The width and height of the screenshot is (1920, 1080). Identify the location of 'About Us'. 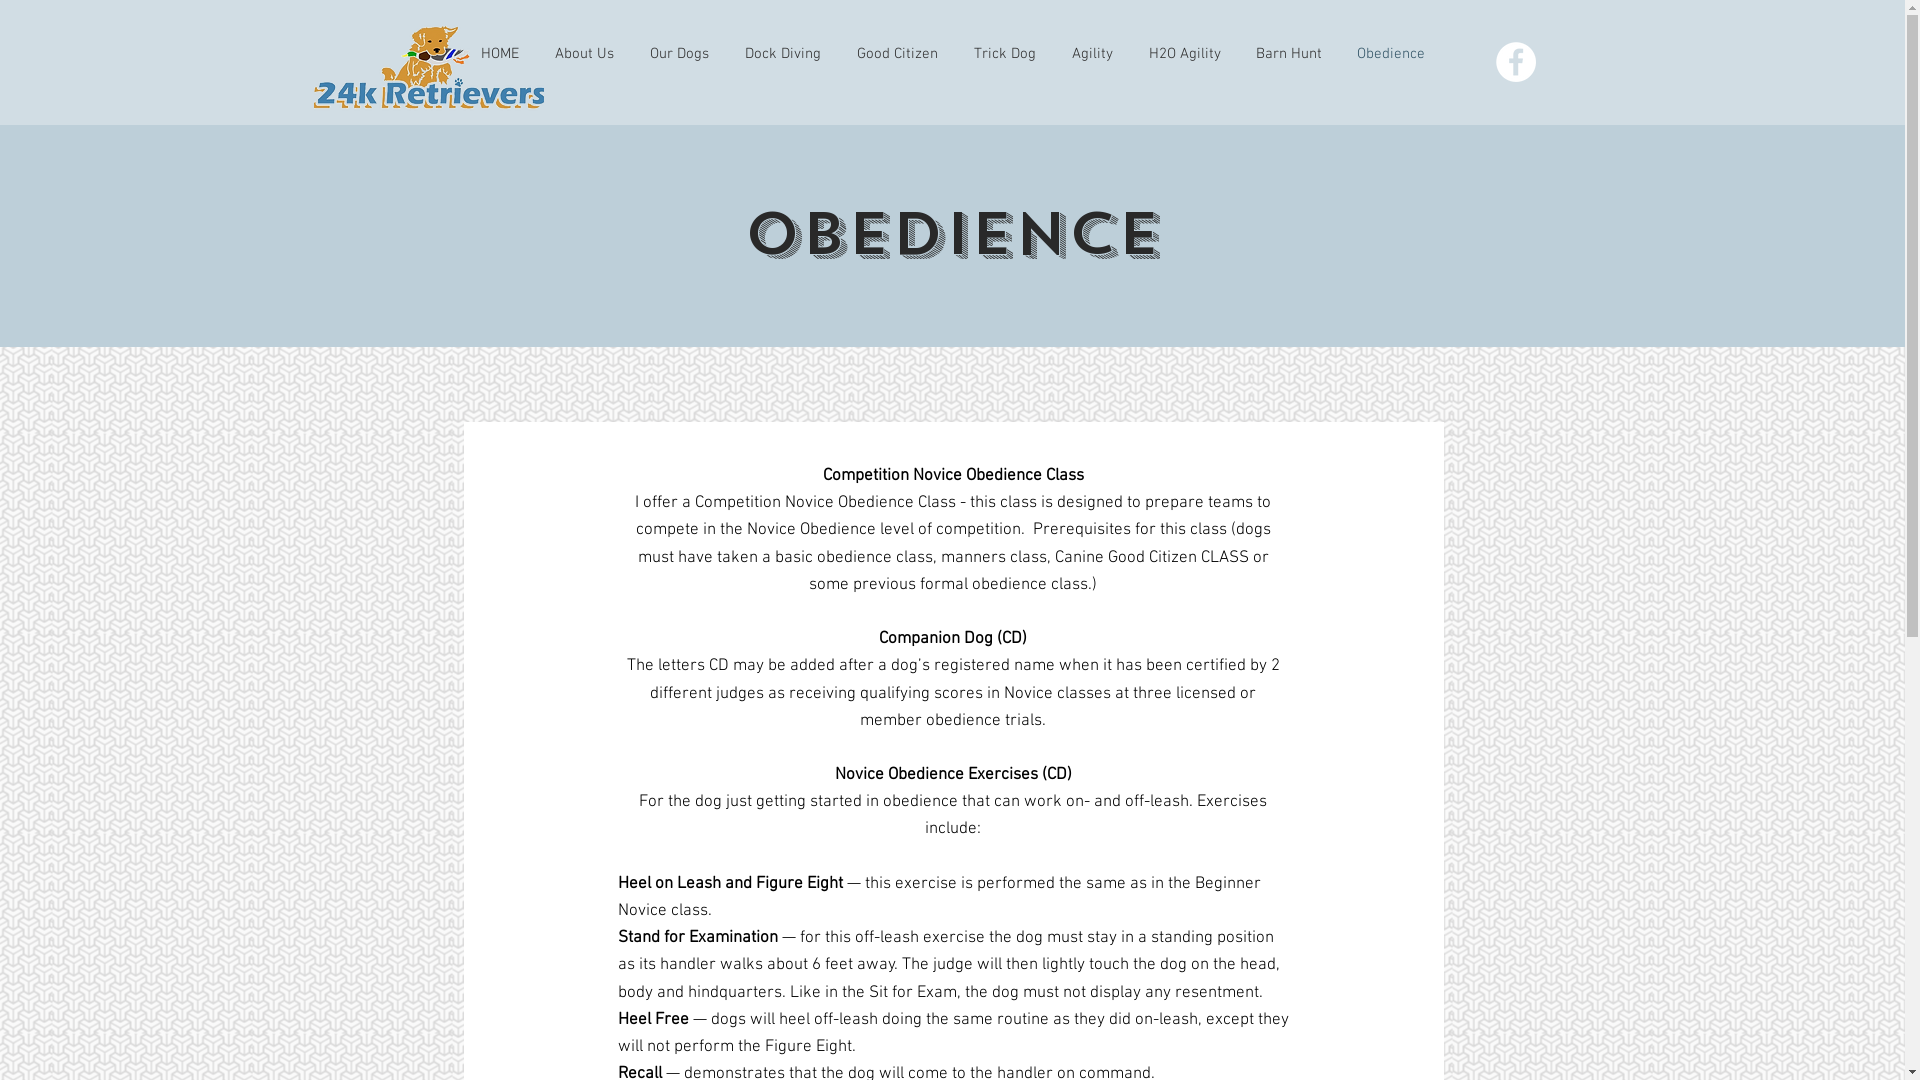
(582, 53).